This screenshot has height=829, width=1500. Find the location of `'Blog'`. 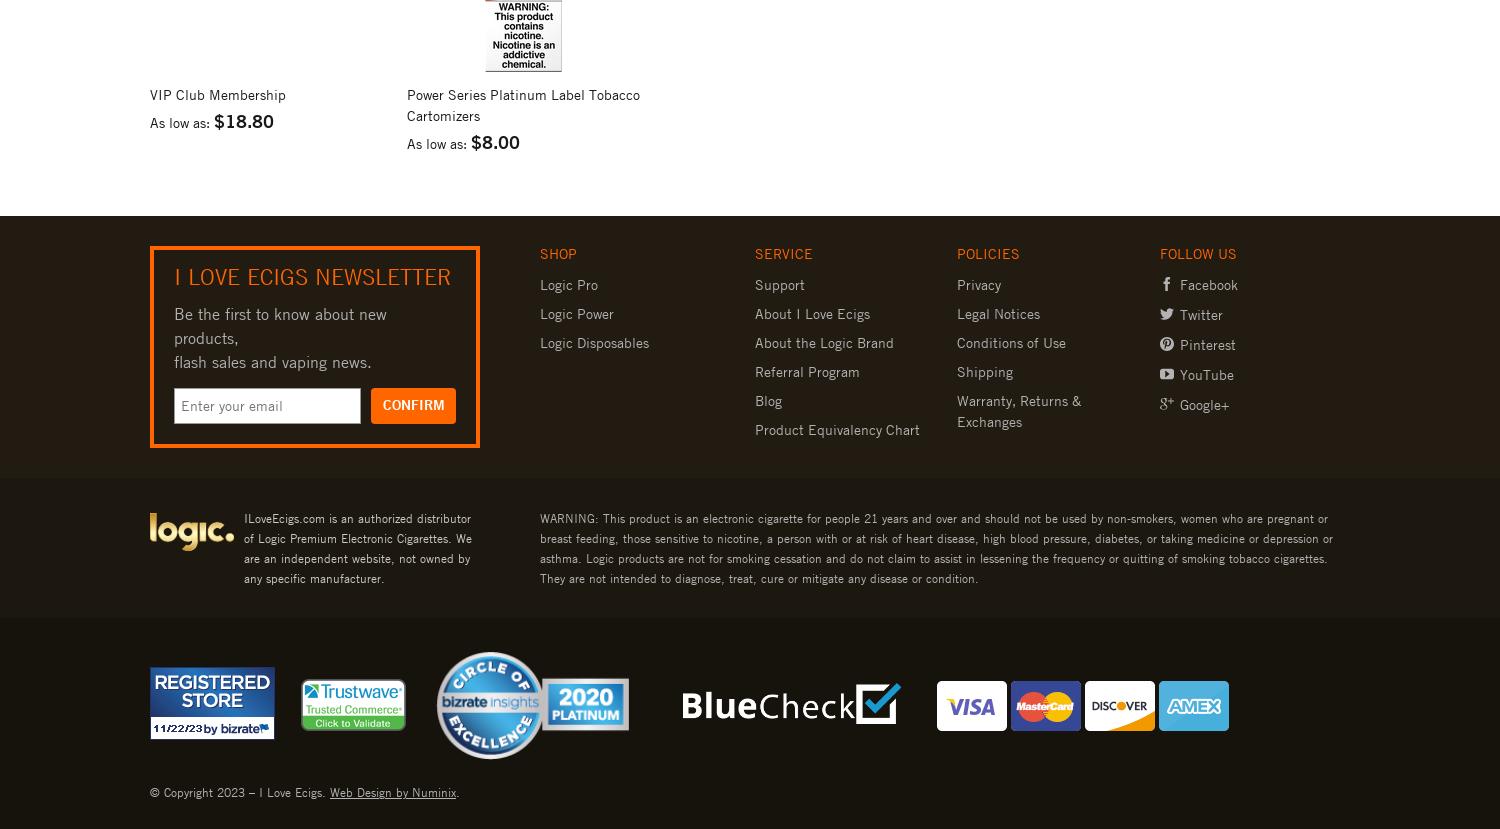

'Blog' is located at coordinates (767, 398).